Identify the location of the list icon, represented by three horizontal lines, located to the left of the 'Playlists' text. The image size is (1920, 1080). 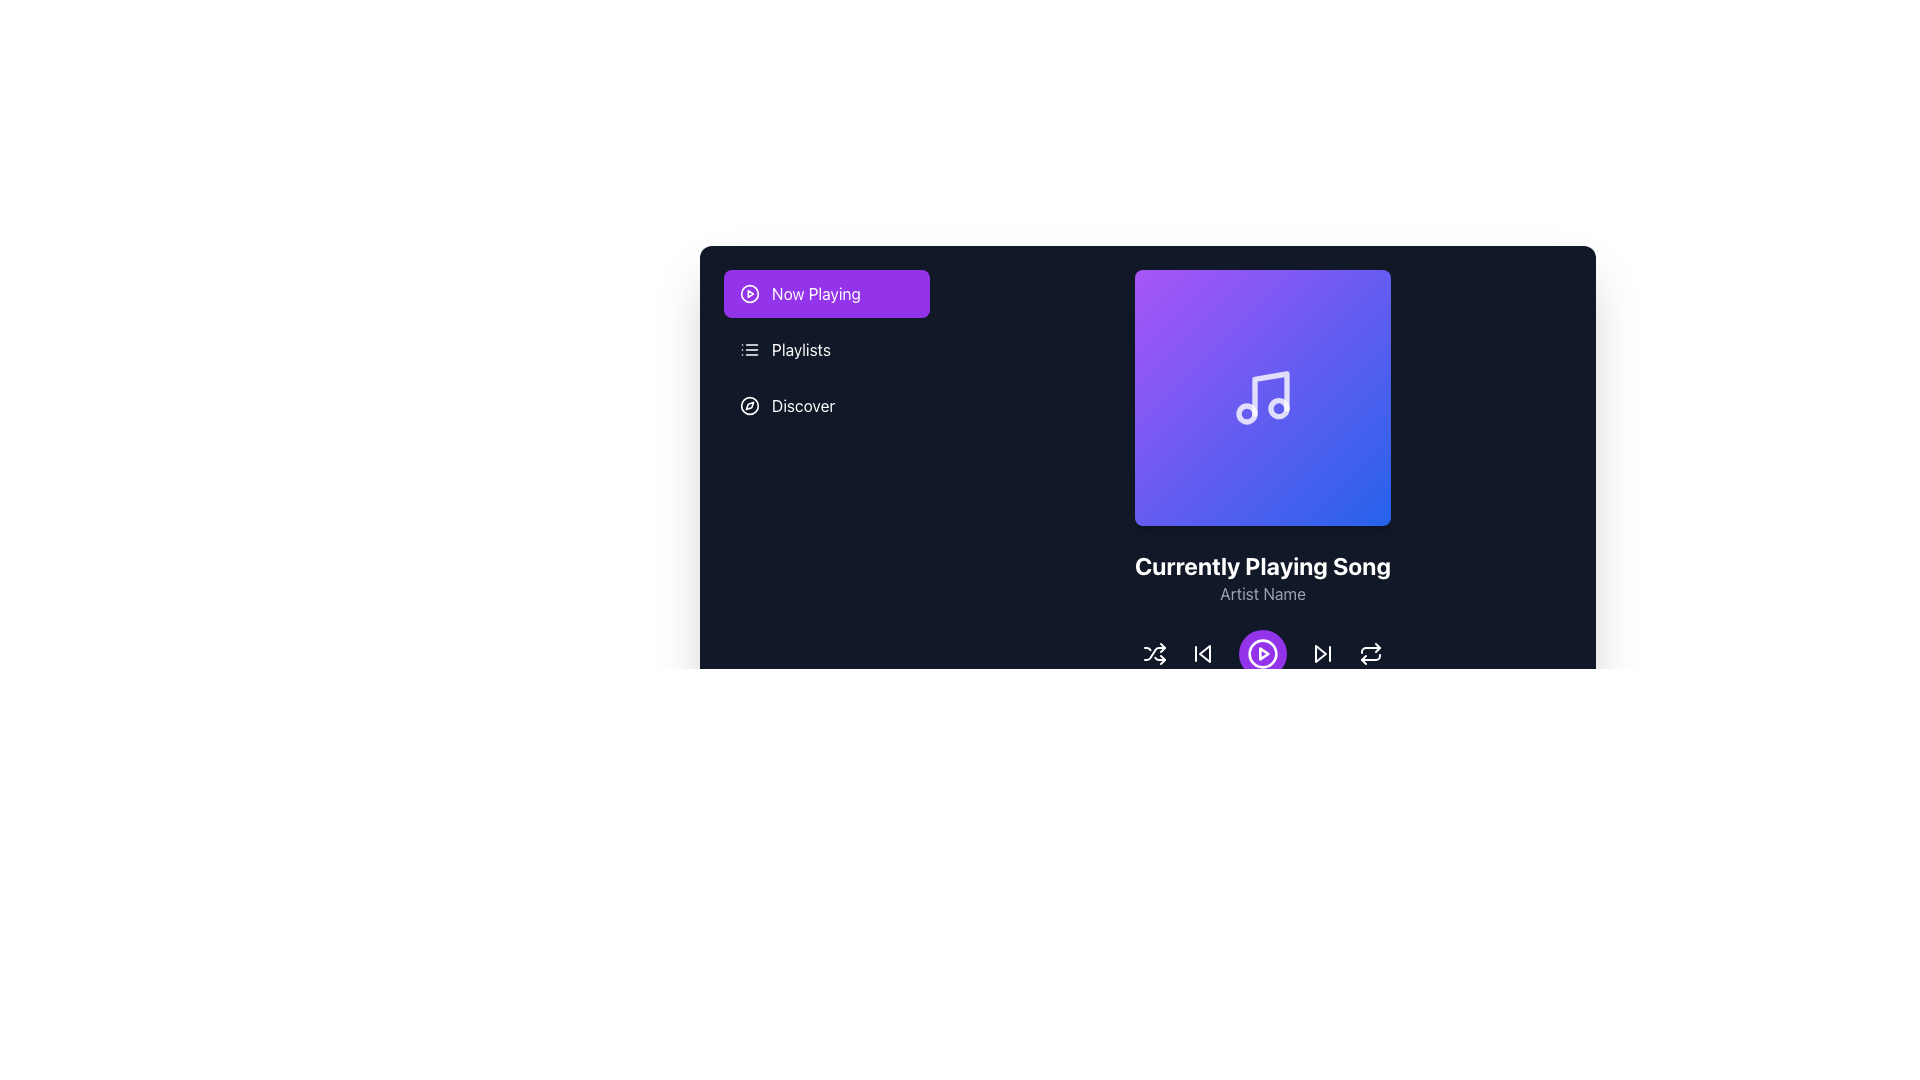
(748, 349).